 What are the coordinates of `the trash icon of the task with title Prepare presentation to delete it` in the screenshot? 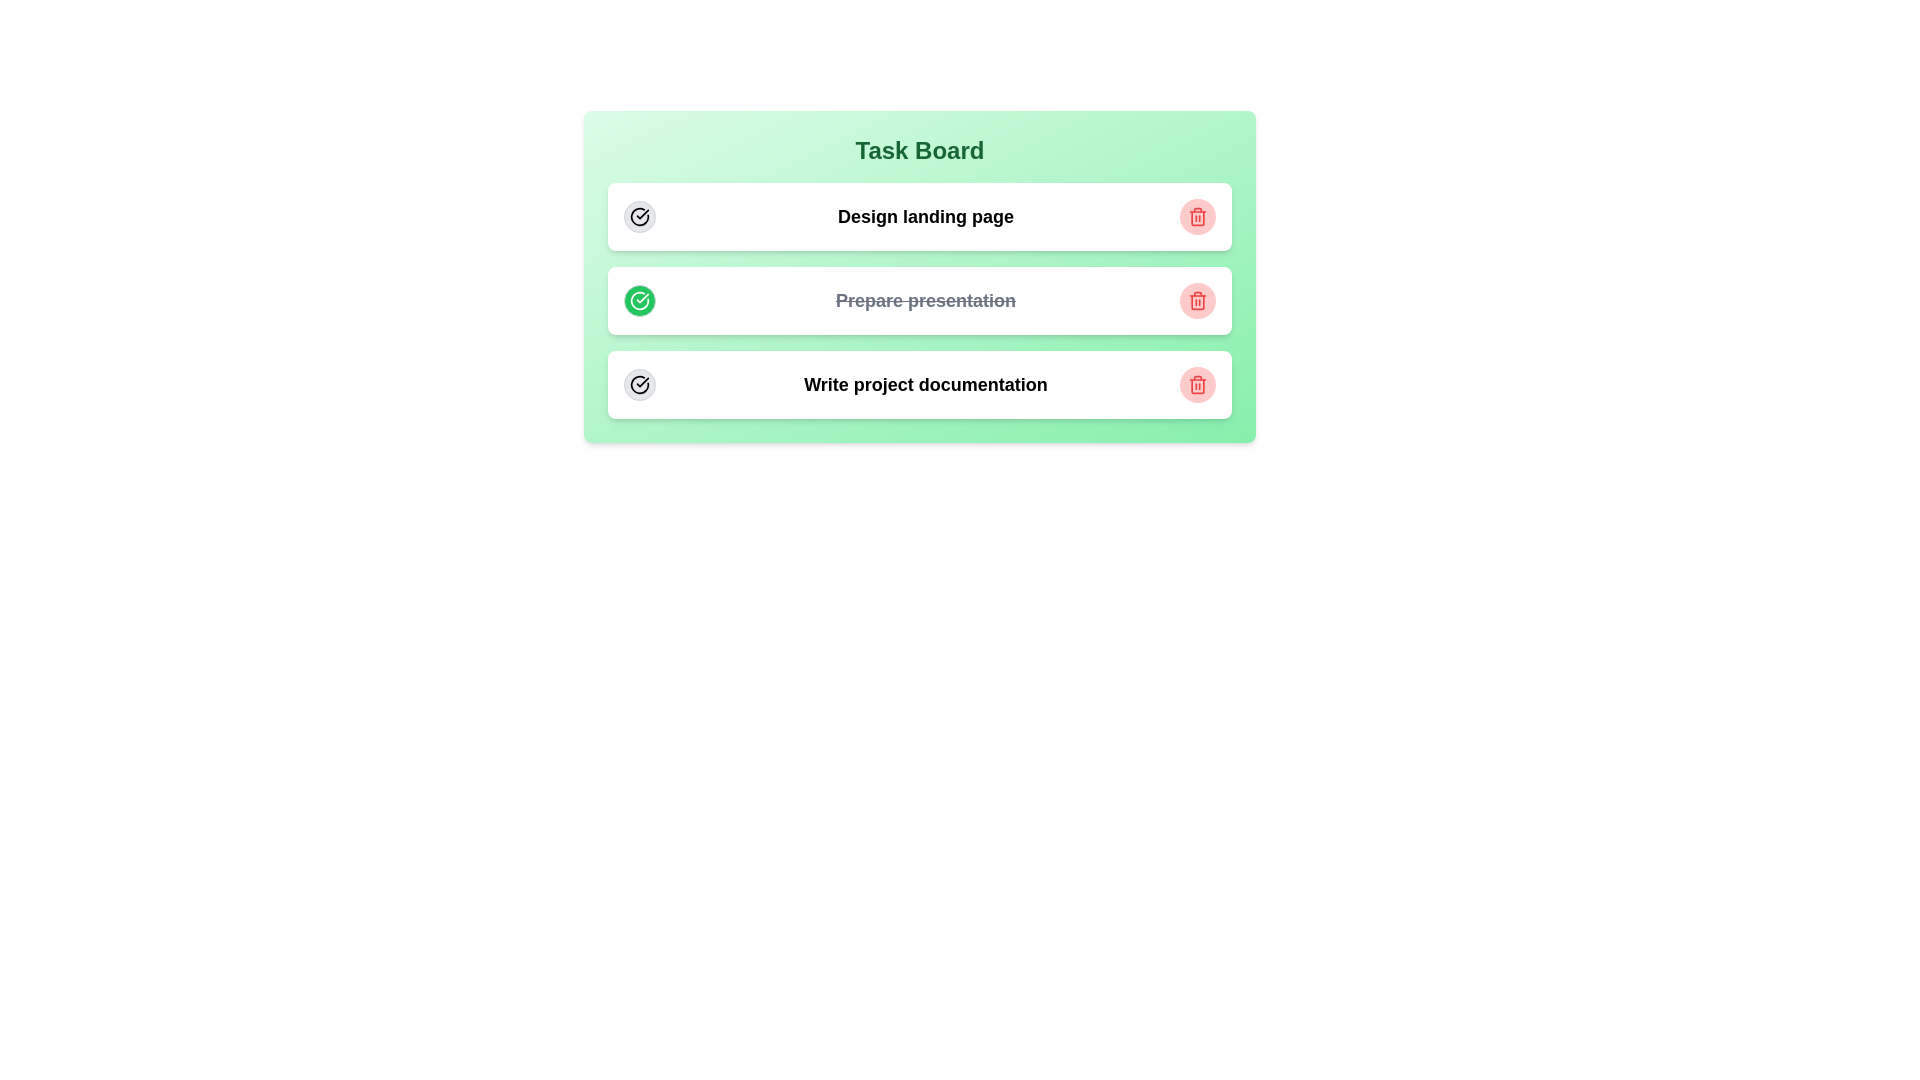 It's located at (1198, 300).